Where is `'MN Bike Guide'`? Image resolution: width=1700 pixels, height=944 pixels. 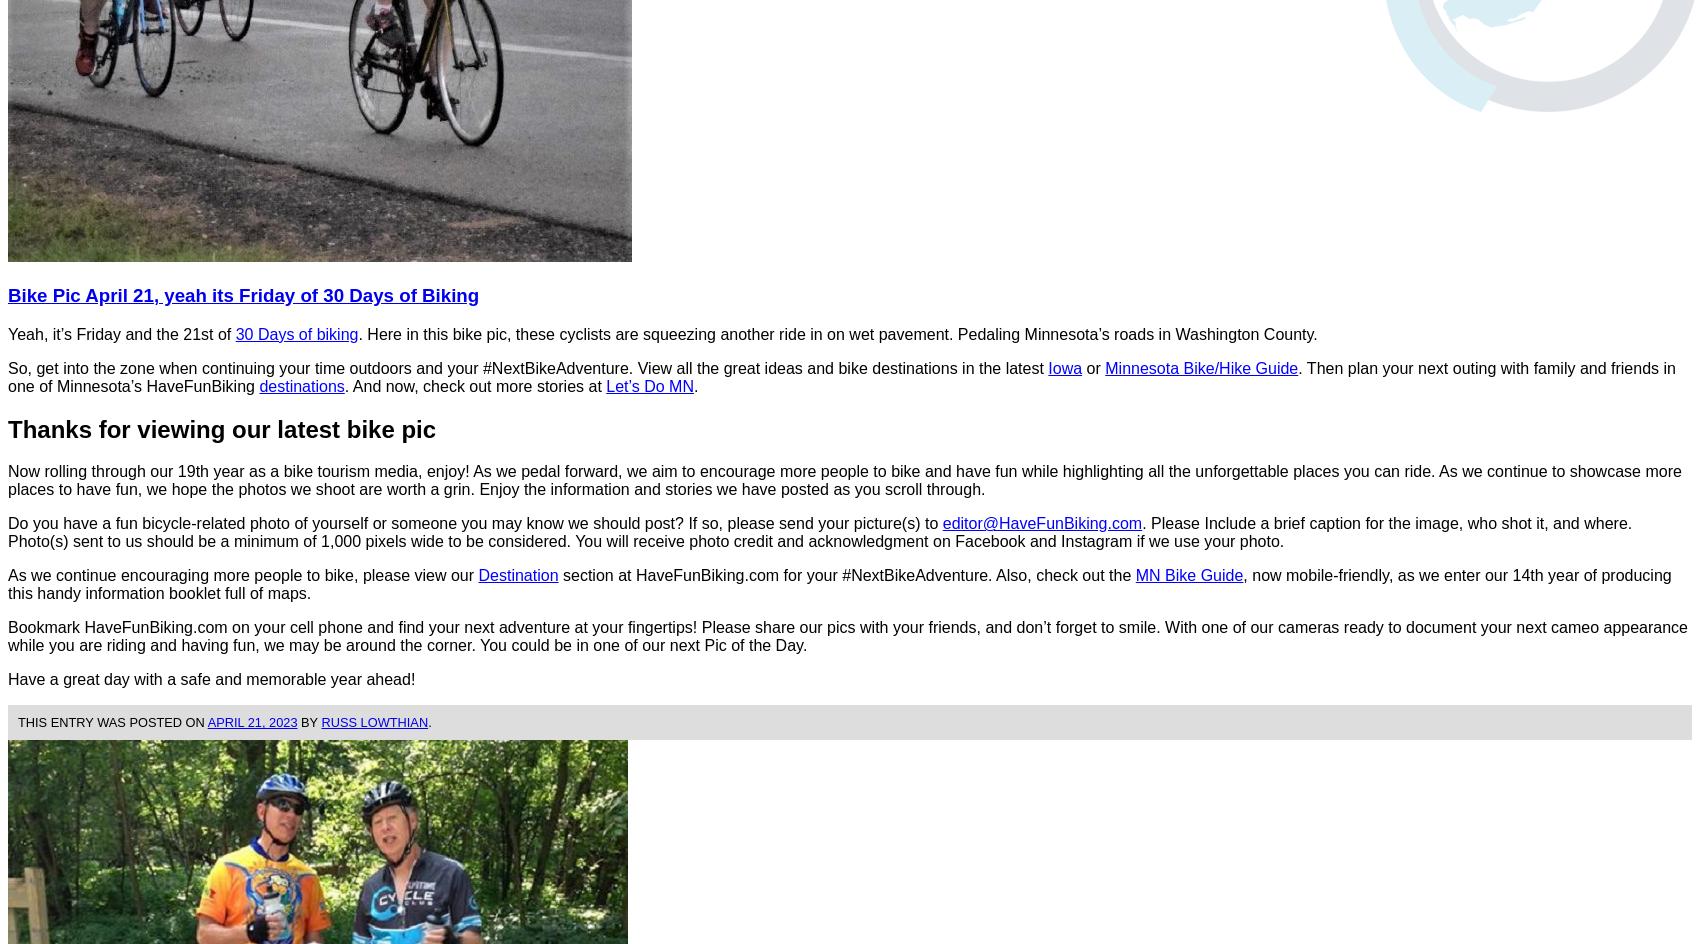 'MN Bike Guide' is located at coordinates (1187, 574).